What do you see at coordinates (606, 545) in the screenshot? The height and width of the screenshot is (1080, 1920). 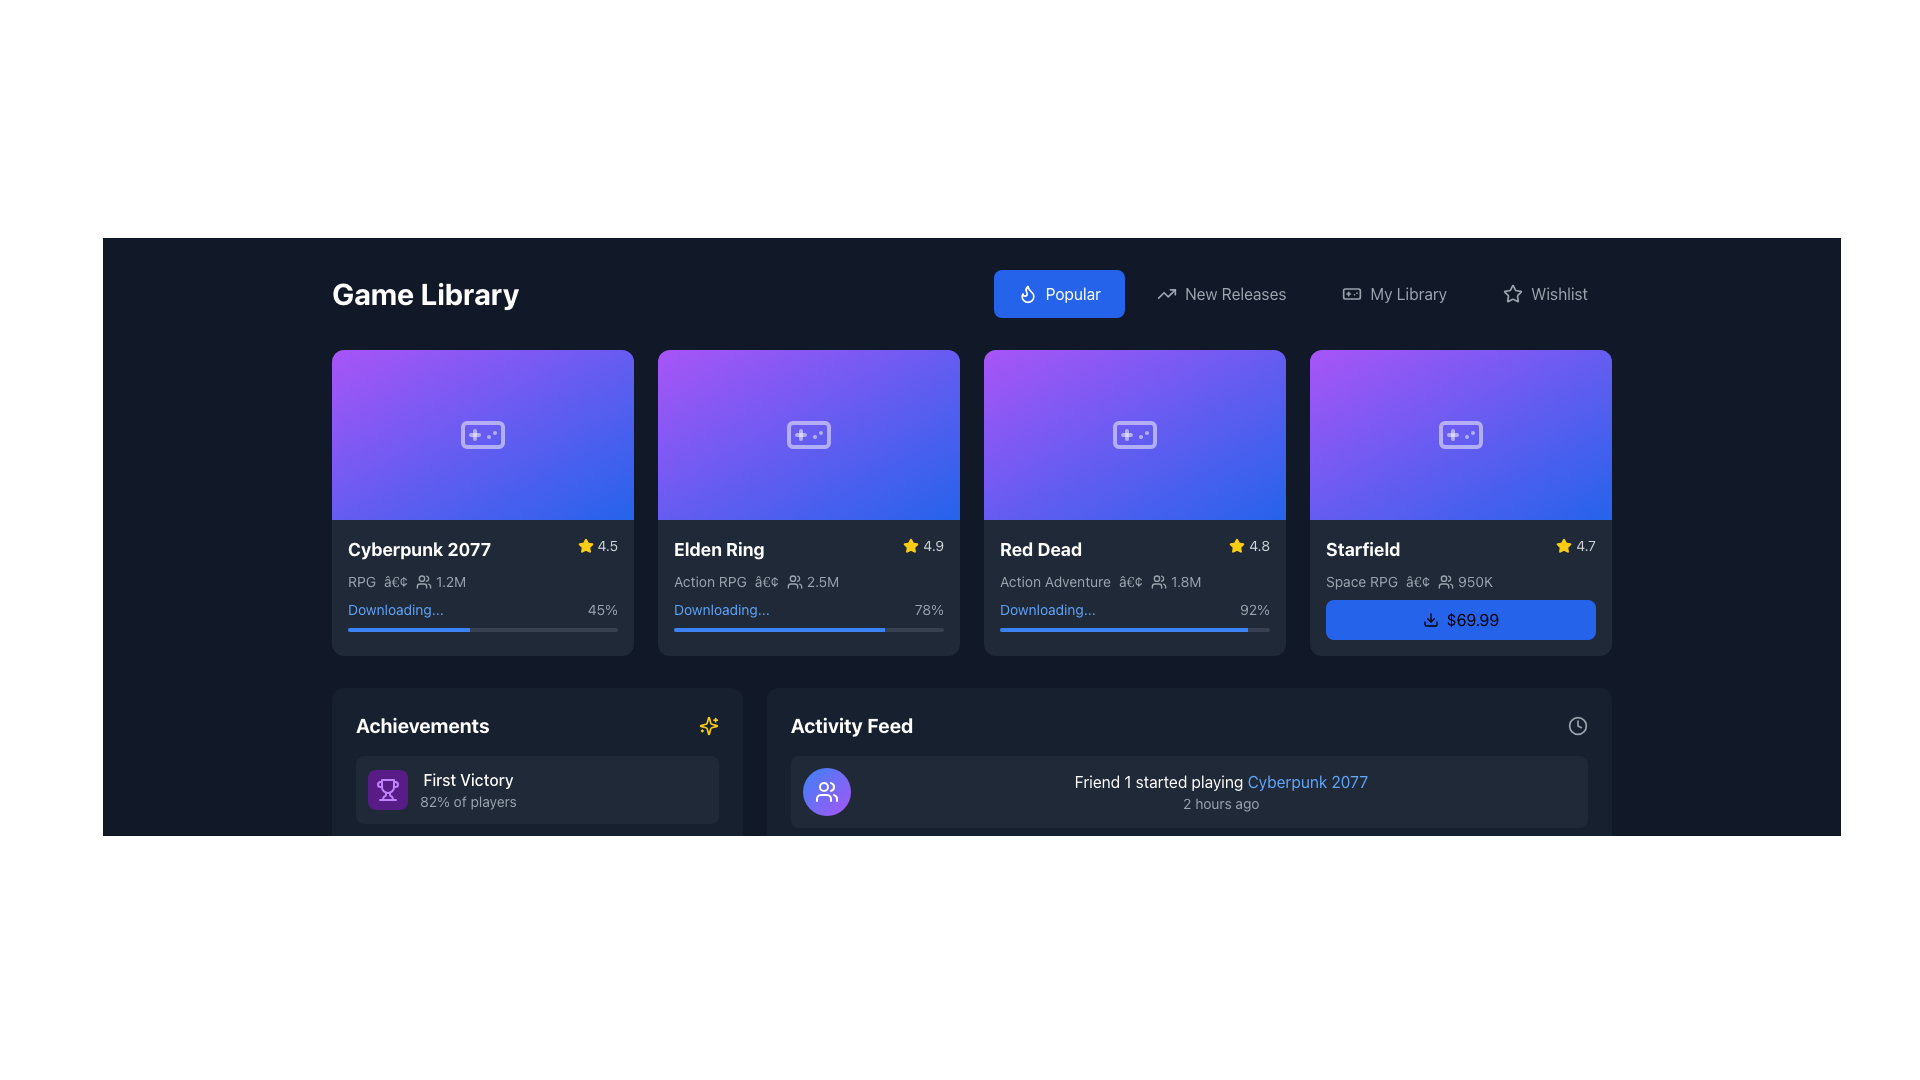 I see `the numerical text '4.5' indicating the rating value for the 'Cyberpunk 2077' game card, which is styled in a small gray font and located next to a yellow star icon` at bounding box center [606, 545].